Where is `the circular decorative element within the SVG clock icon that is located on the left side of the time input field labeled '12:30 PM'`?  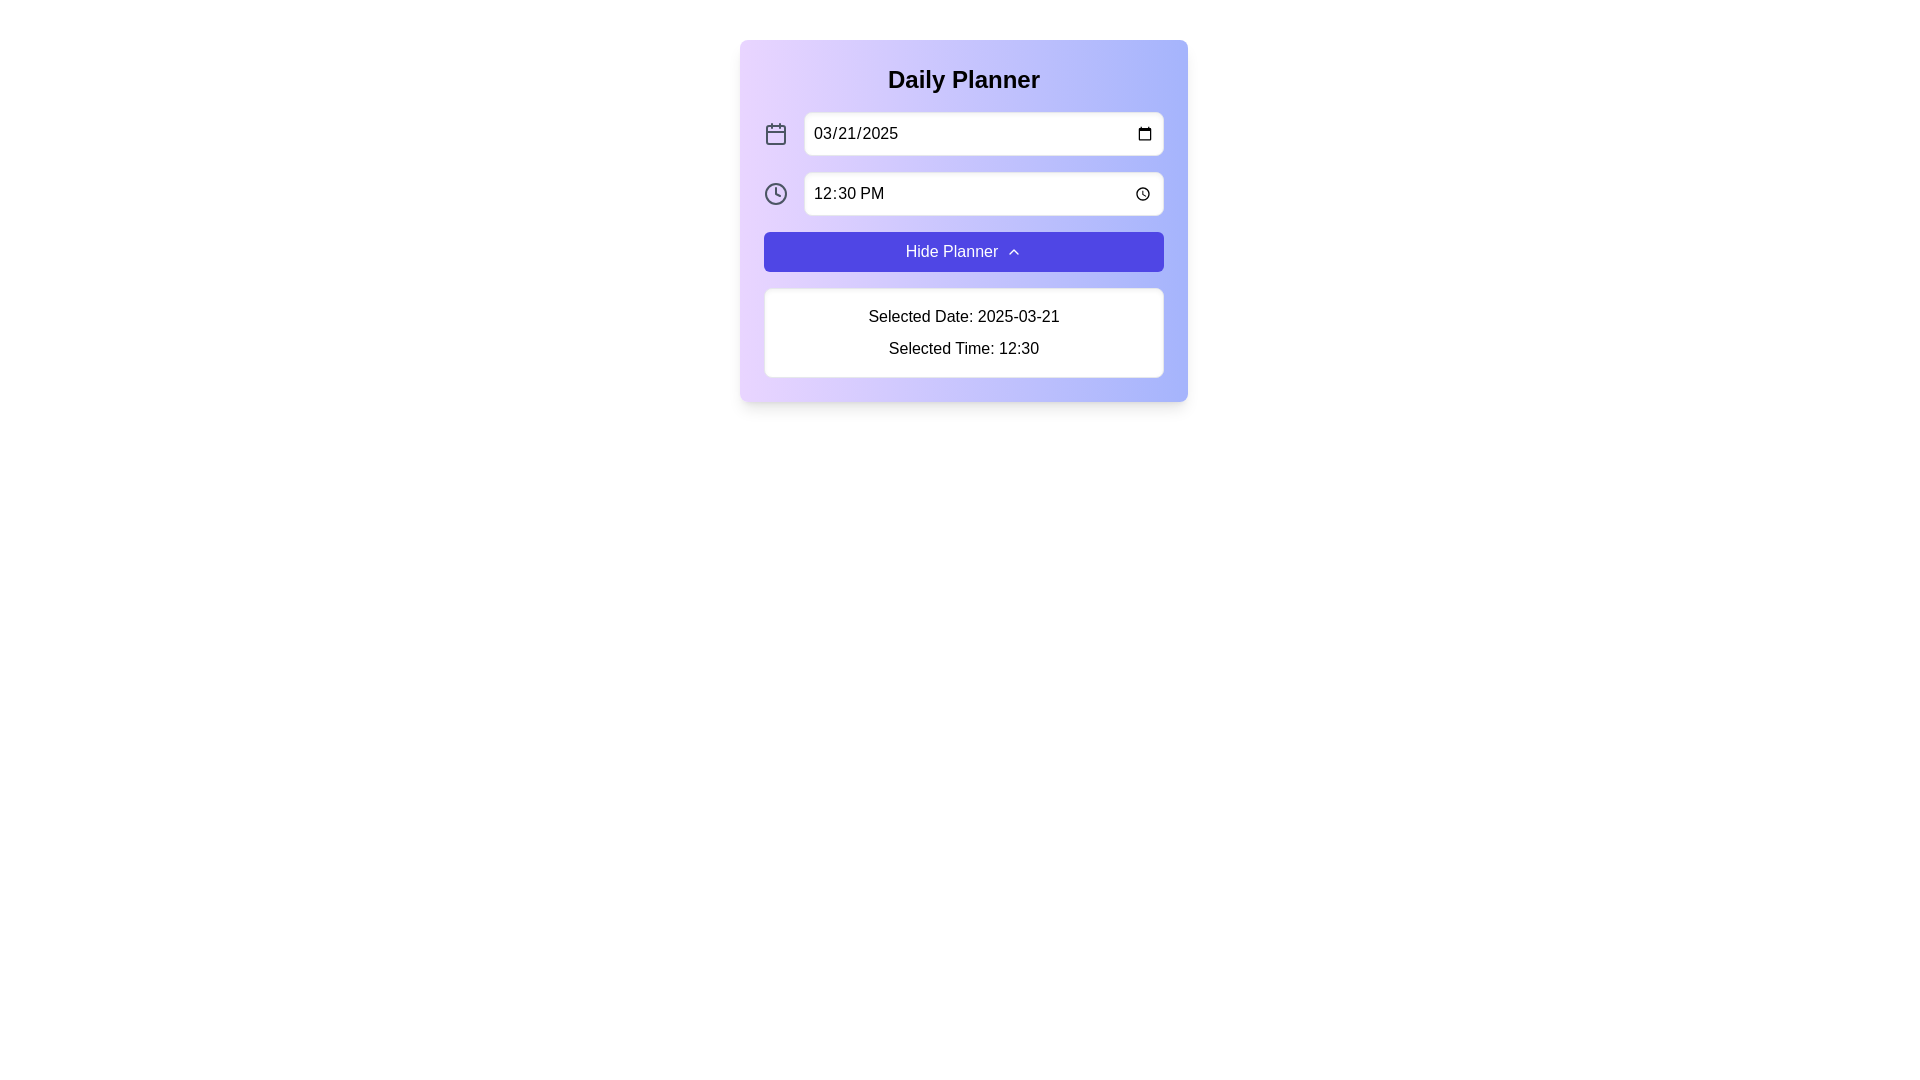 the circular decorative element within the SVG clock icon that is located on the left side of the time input field labeled '12:30 PM' is located at coordinates (775, 193).